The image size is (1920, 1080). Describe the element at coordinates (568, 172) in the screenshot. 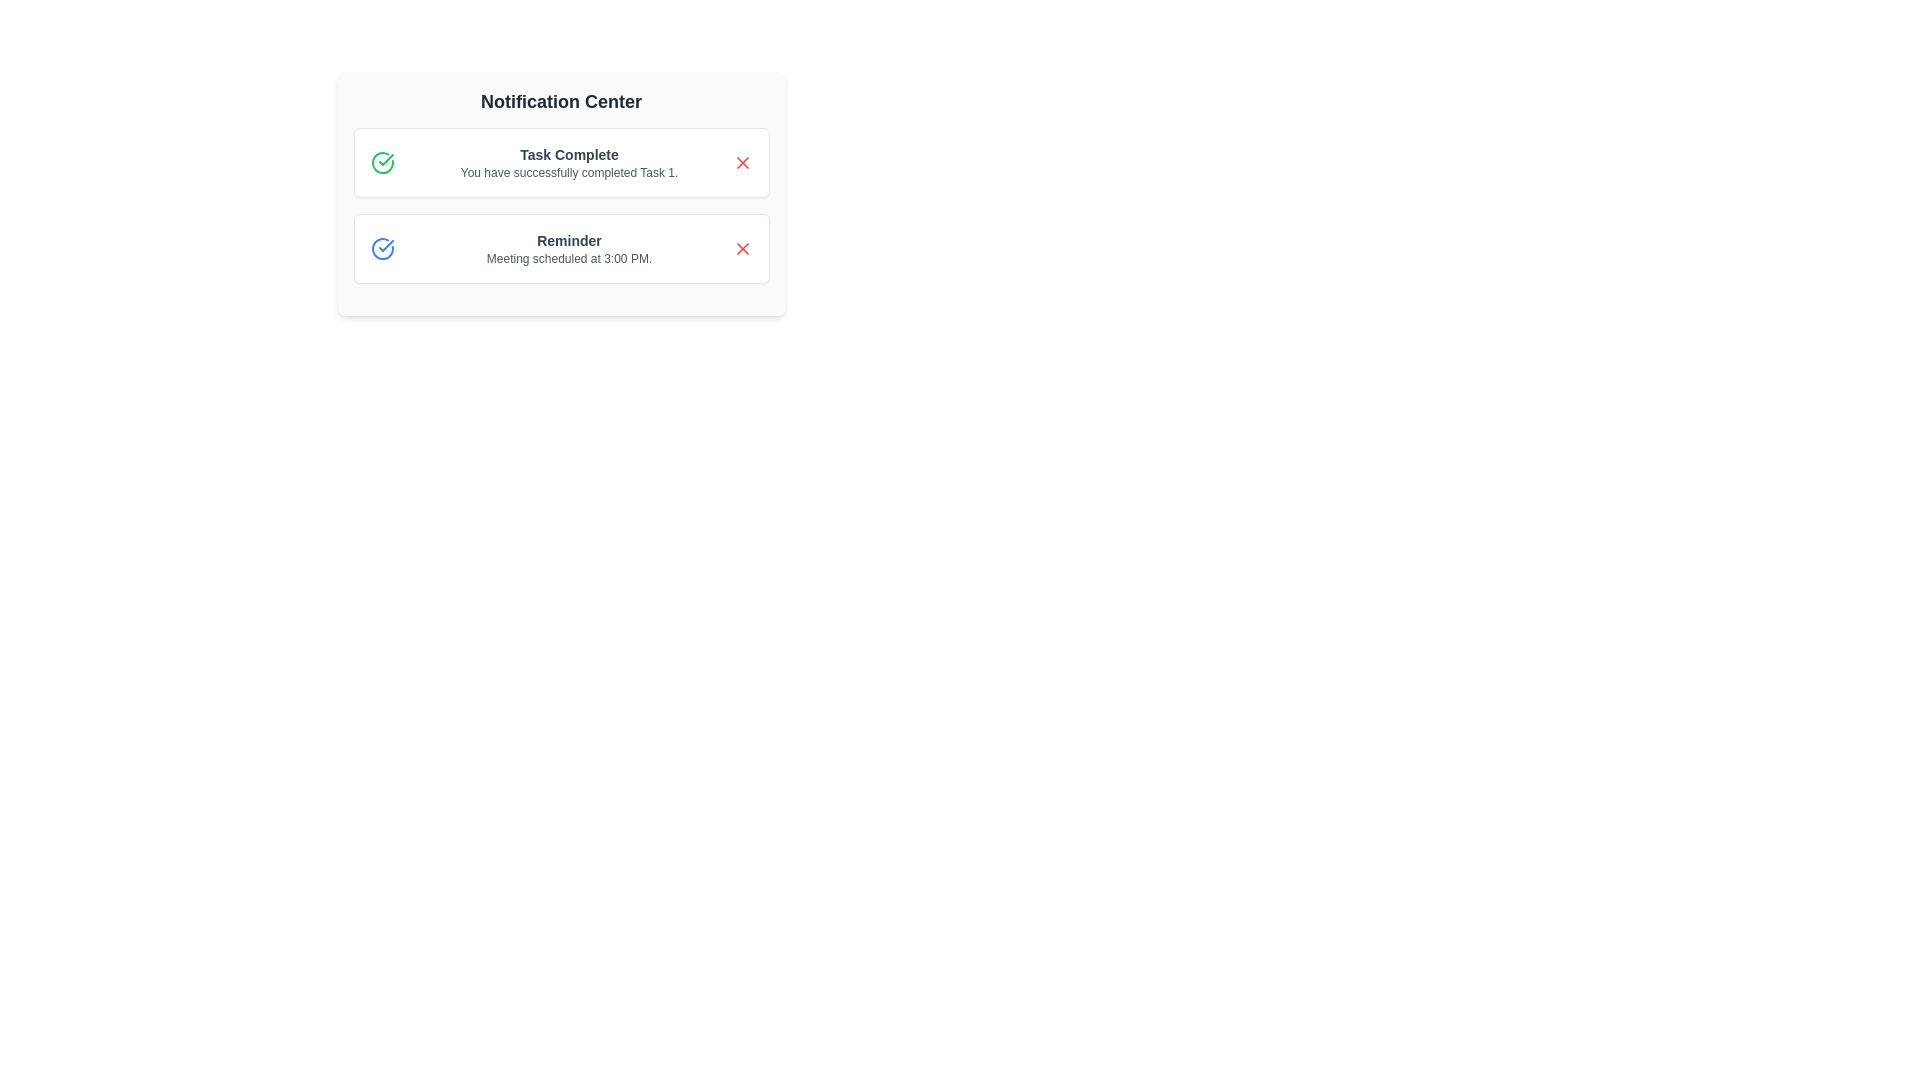

I see `static text label displaying 'You have successfully completed Task 1.' located beneath the bold heading 'Task Complete' in the notification center` at that location.